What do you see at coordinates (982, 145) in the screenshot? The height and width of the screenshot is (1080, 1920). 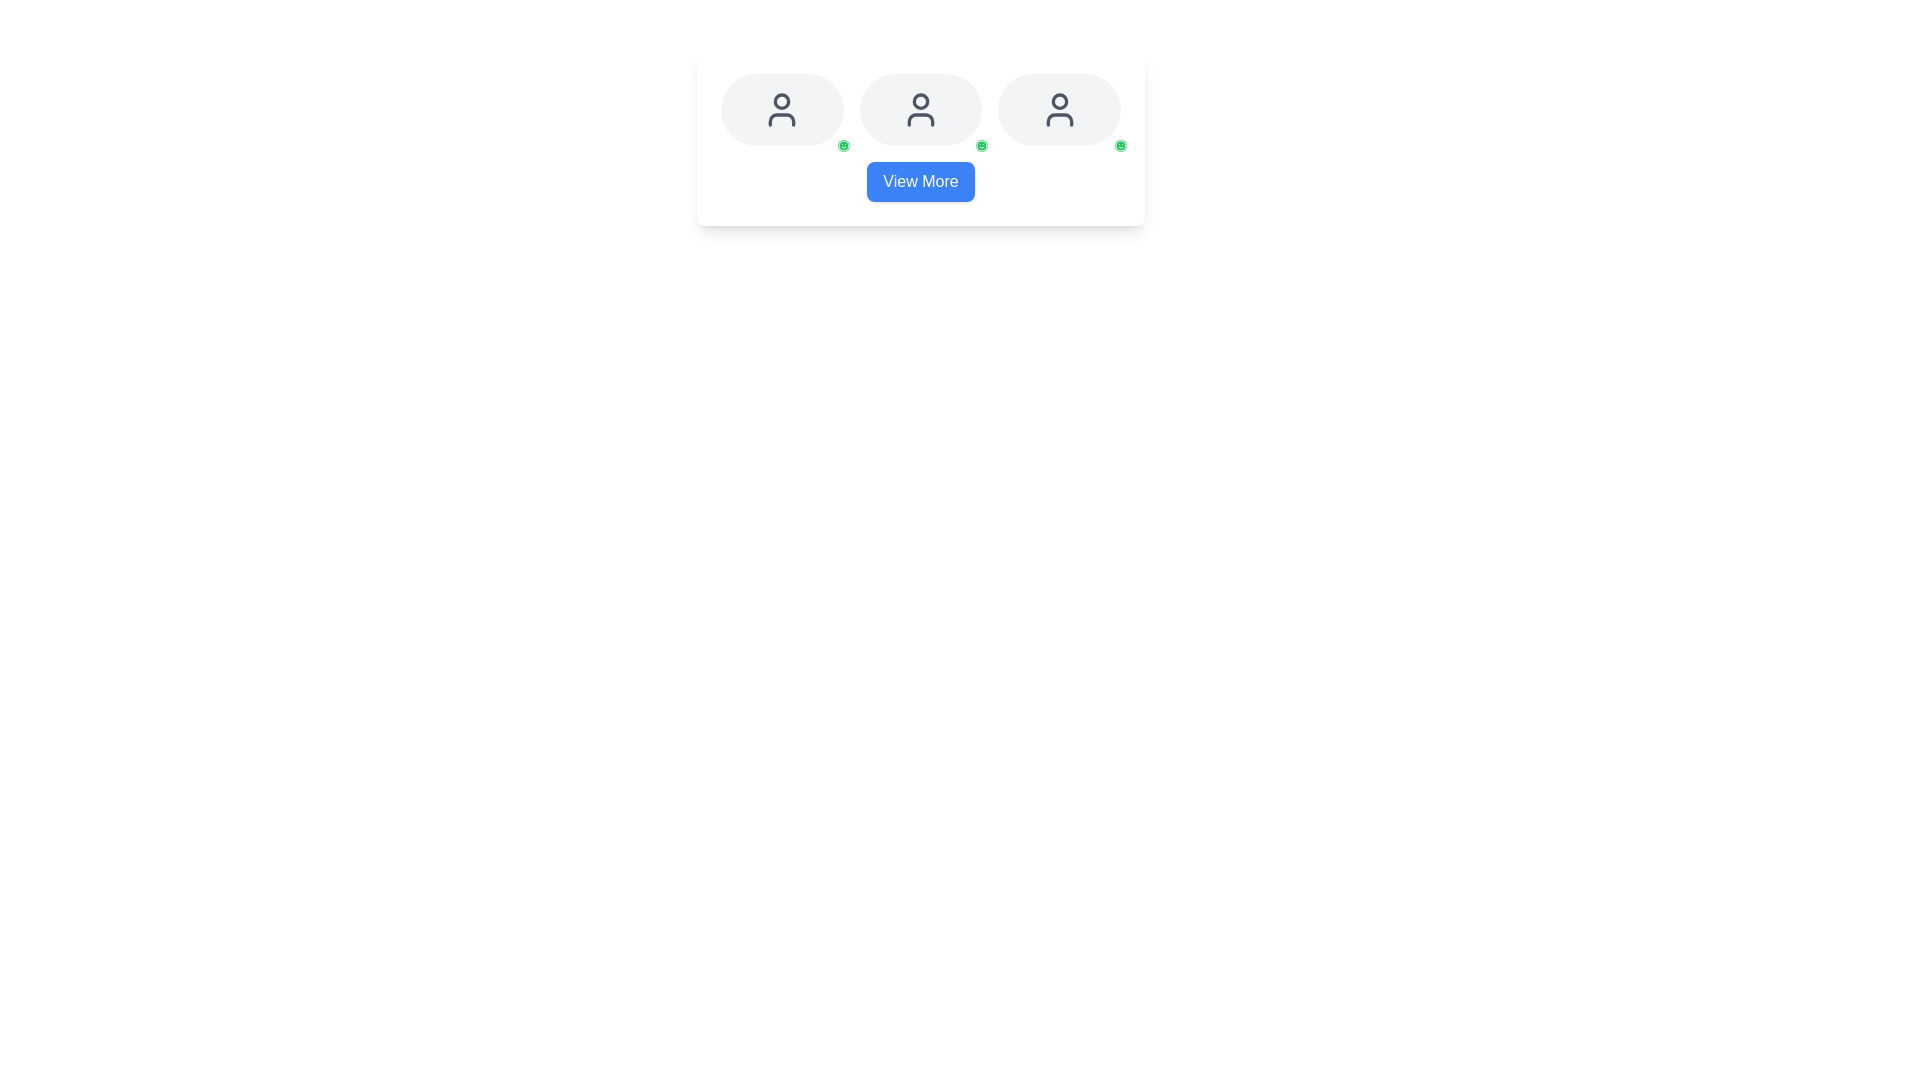 I see `the SVG graphic element that indicates a positive state, located at the bottom-right corner of a circular green area within the user profile icons in the main card section` at bounding box center [982, 145].